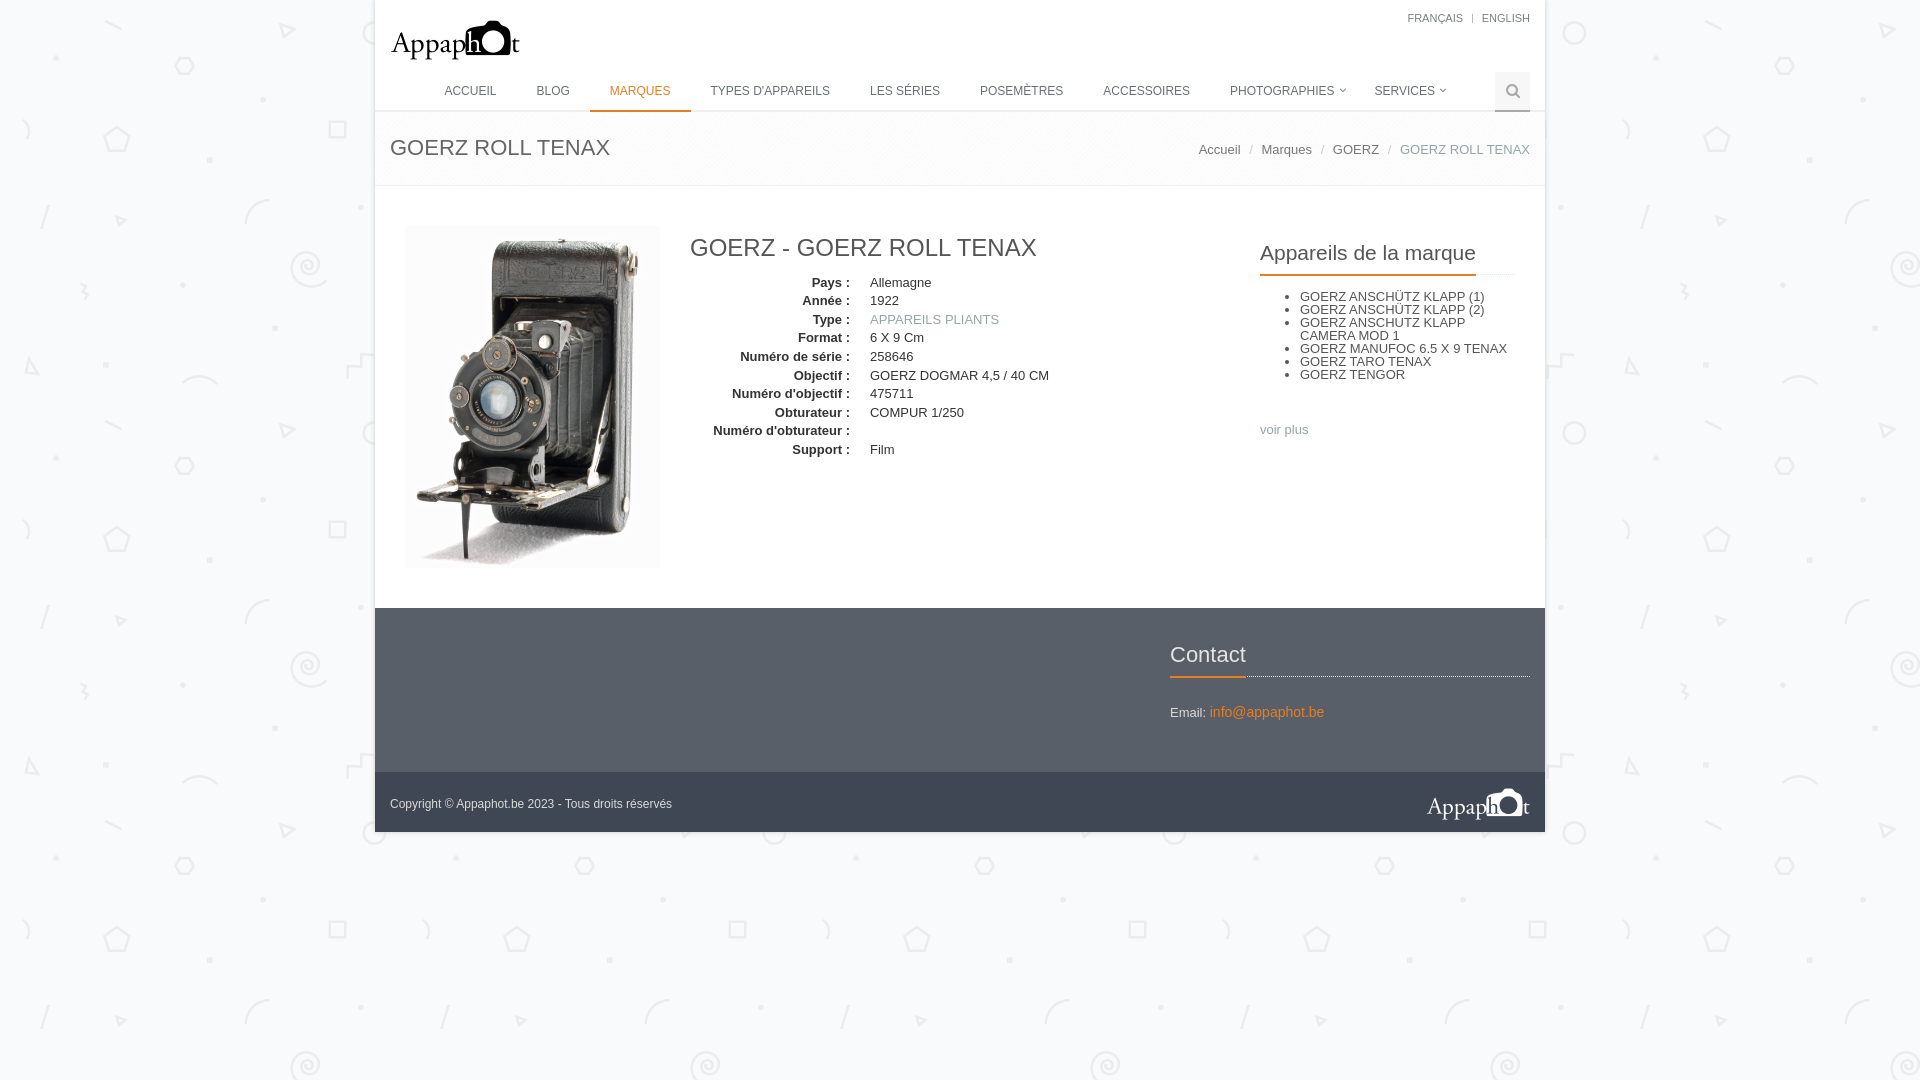 The height and width of the screenshot is (1080, 1920). I want to click on 'GOERZ', so click(1333, 148).